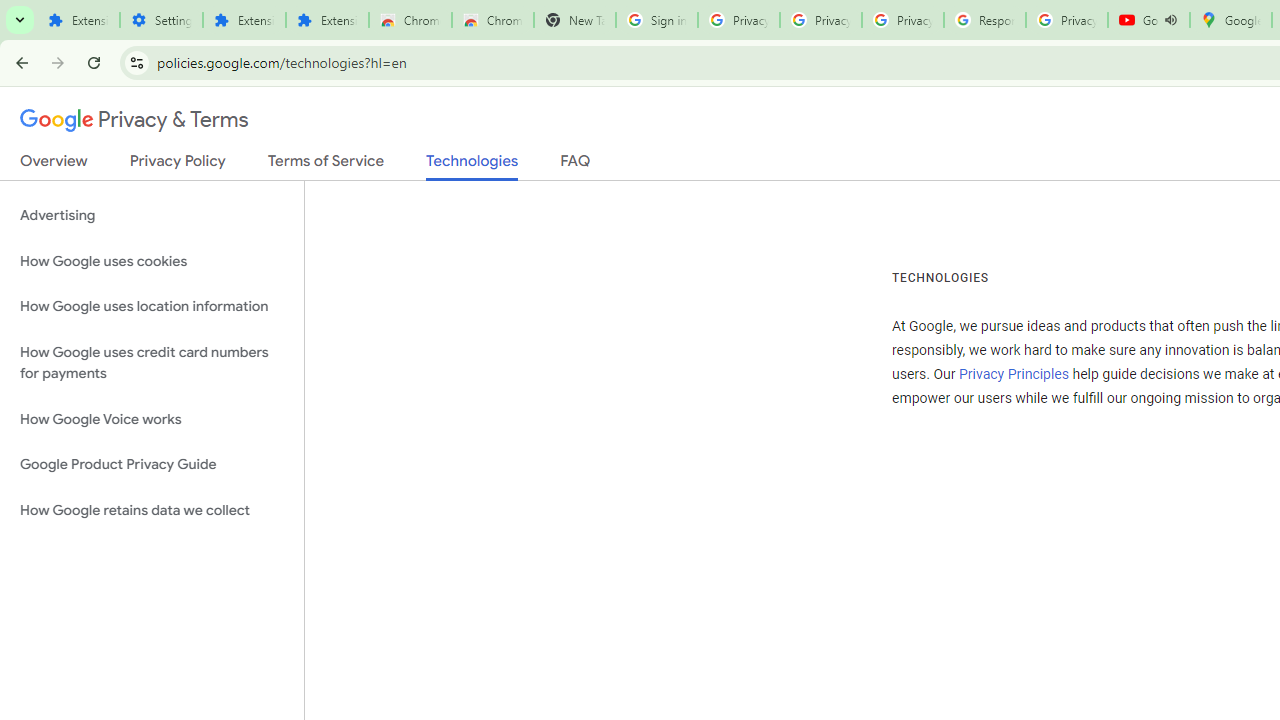 The image size is (1280, 720). Describe the element at coordinates (656, 20) in the screenshot. I see `'Sign in - Google Accounts'` at that location.